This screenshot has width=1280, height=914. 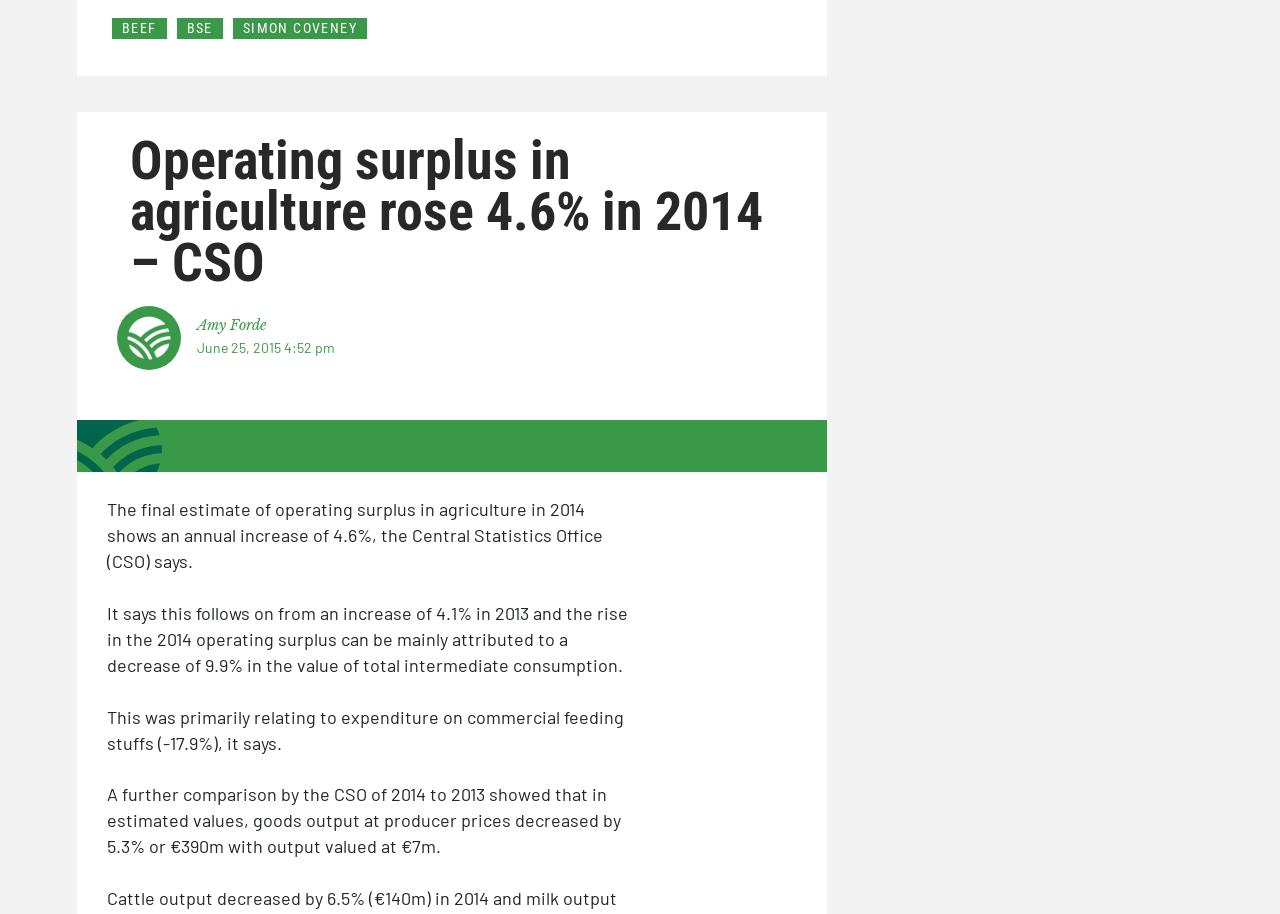 I want to click on 'BSE', so click(x=185, y=27).